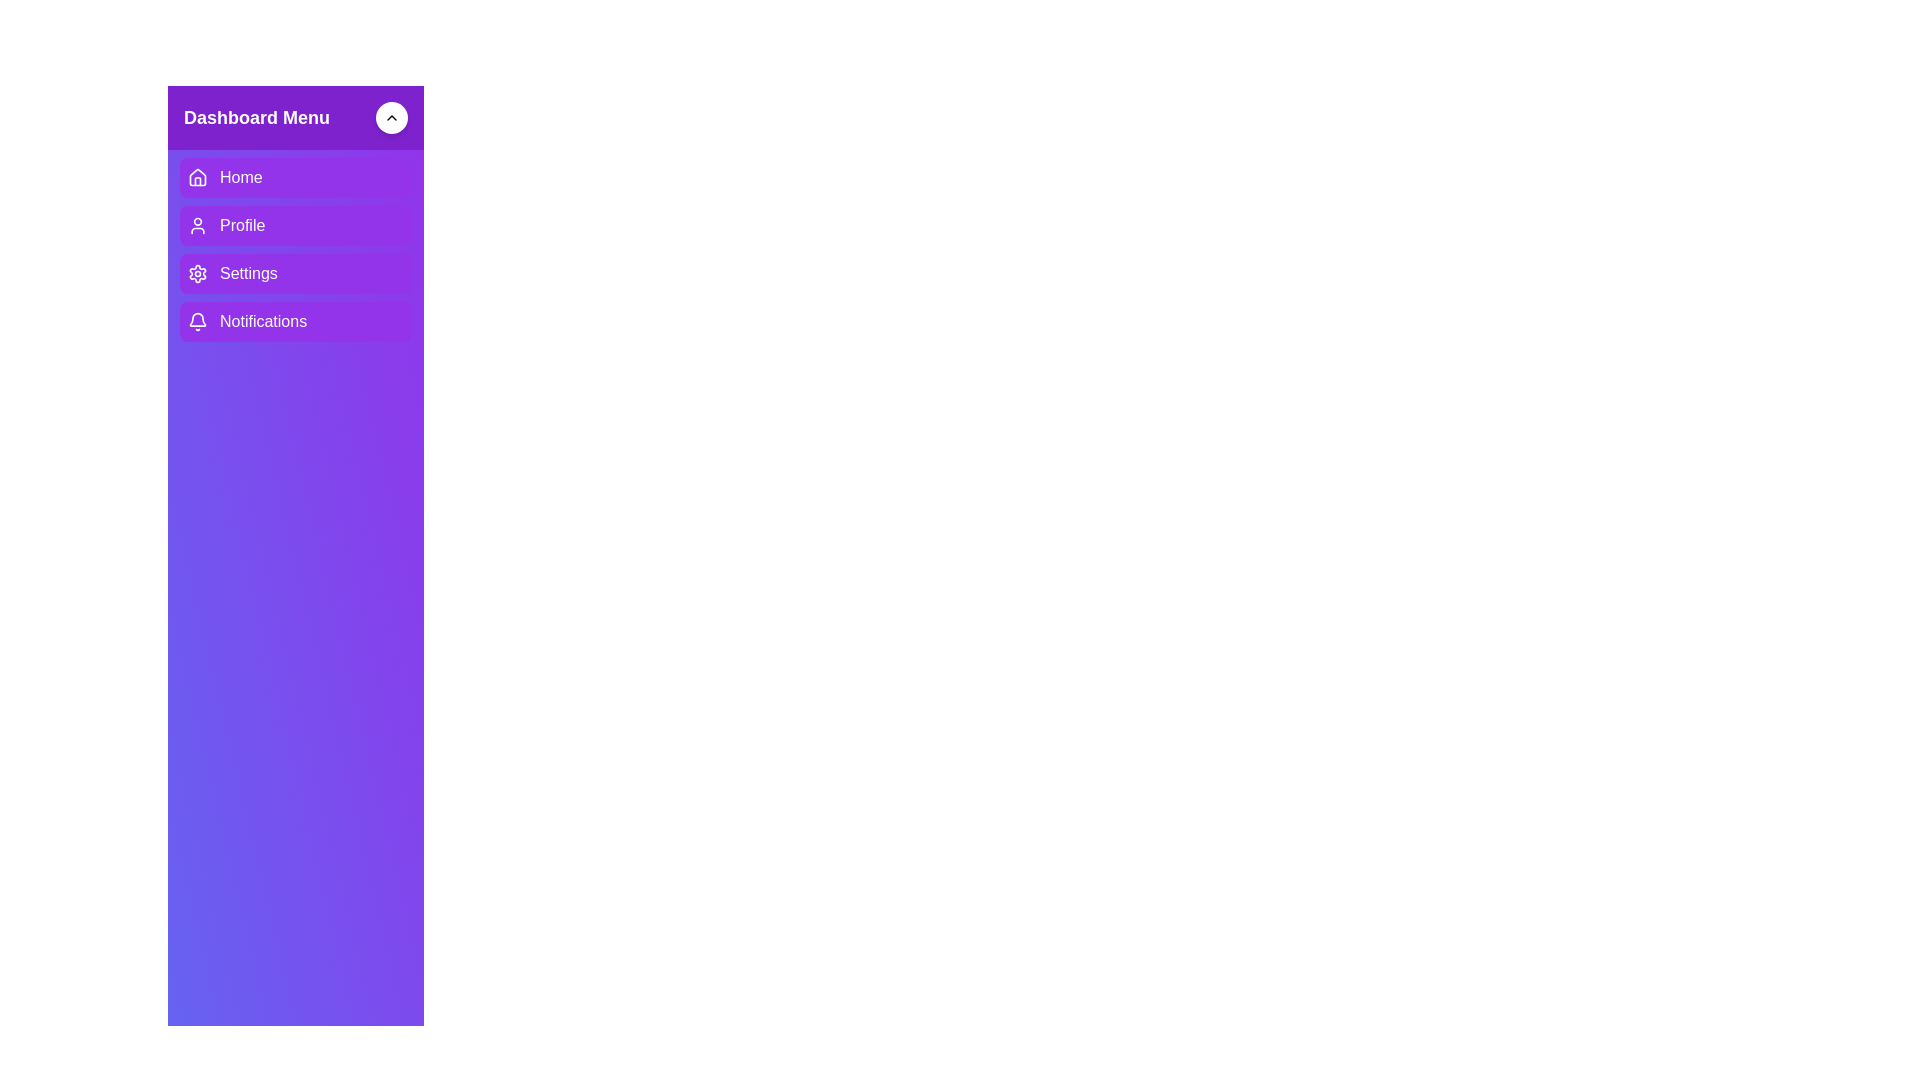 This screenshot has width=1920, height=1080. Describe the element at coordinates (295, 249) in the screenshot. I see `the 'Dashboard Menu' vertical navigation menu` at that location.